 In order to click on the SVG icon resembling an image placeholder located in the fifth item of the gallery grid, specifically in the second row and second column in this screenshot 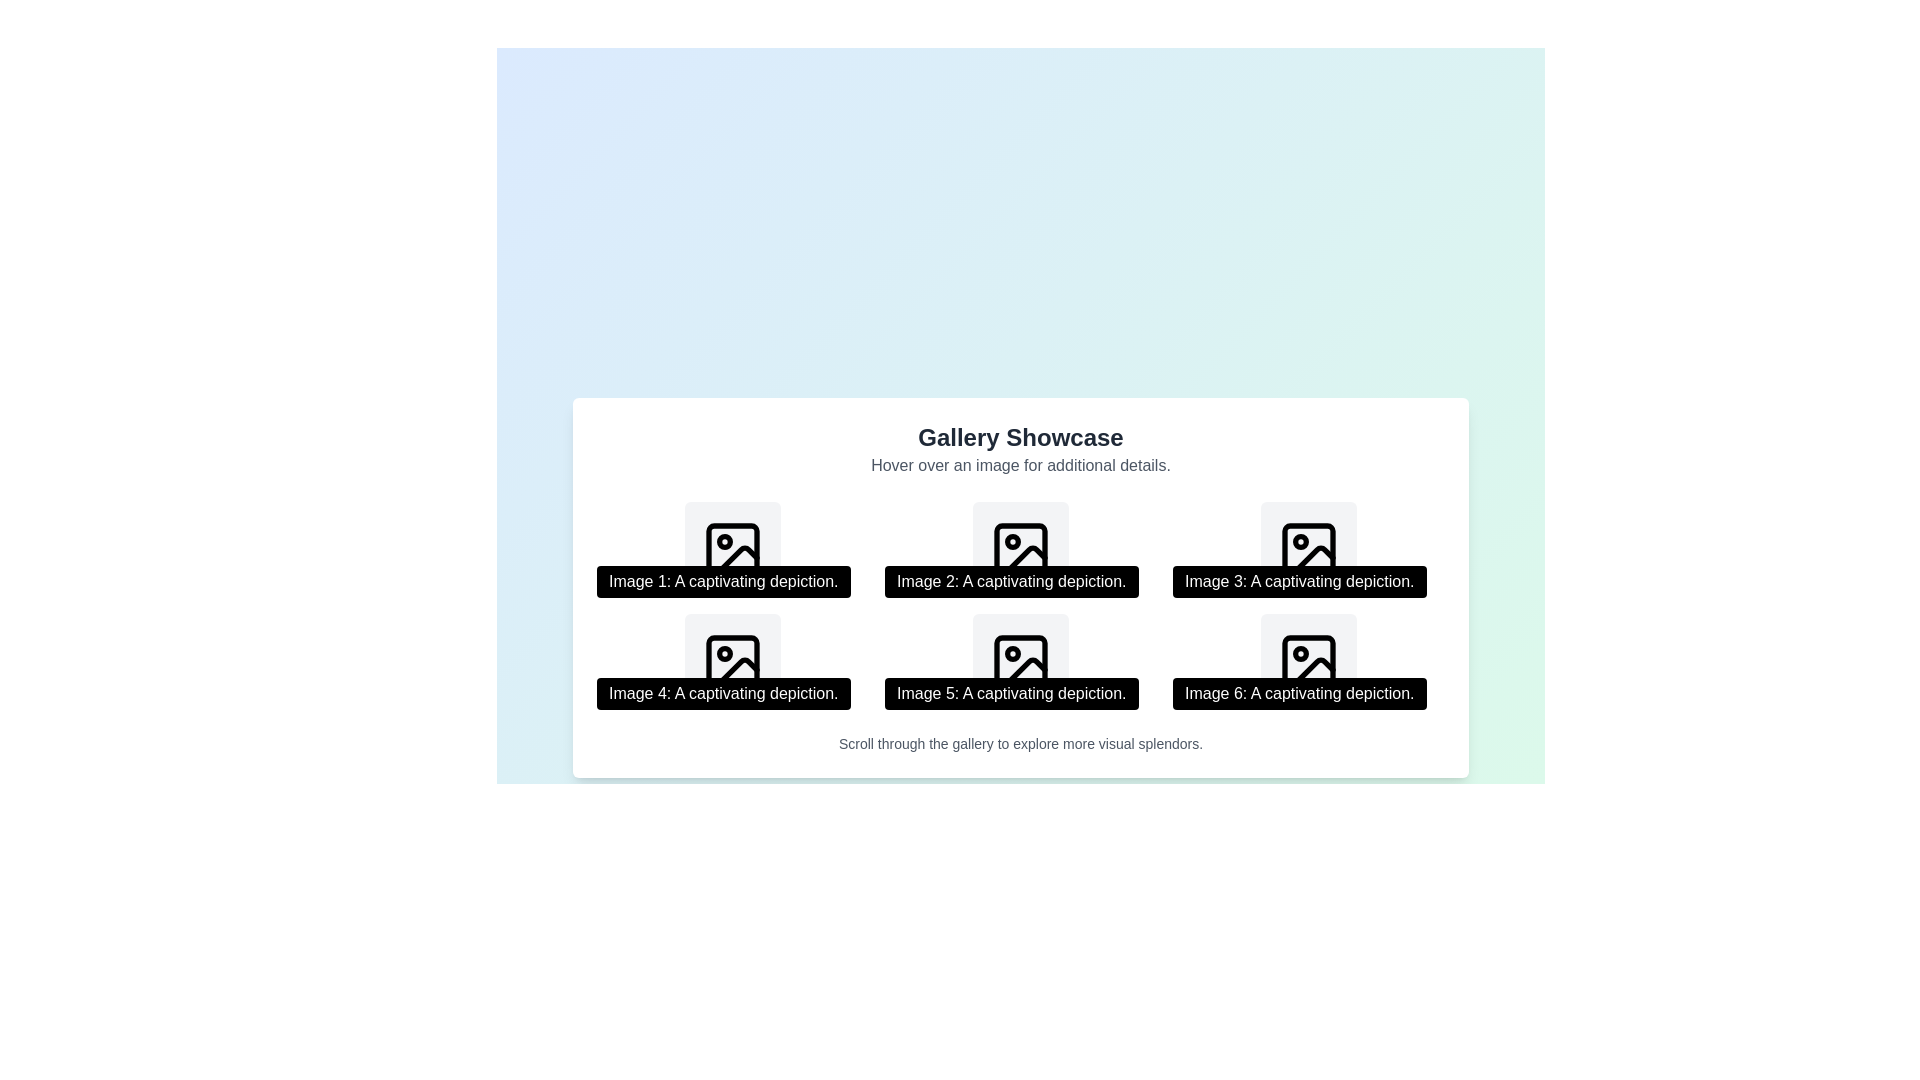, I will do `click(1021, 662)`.